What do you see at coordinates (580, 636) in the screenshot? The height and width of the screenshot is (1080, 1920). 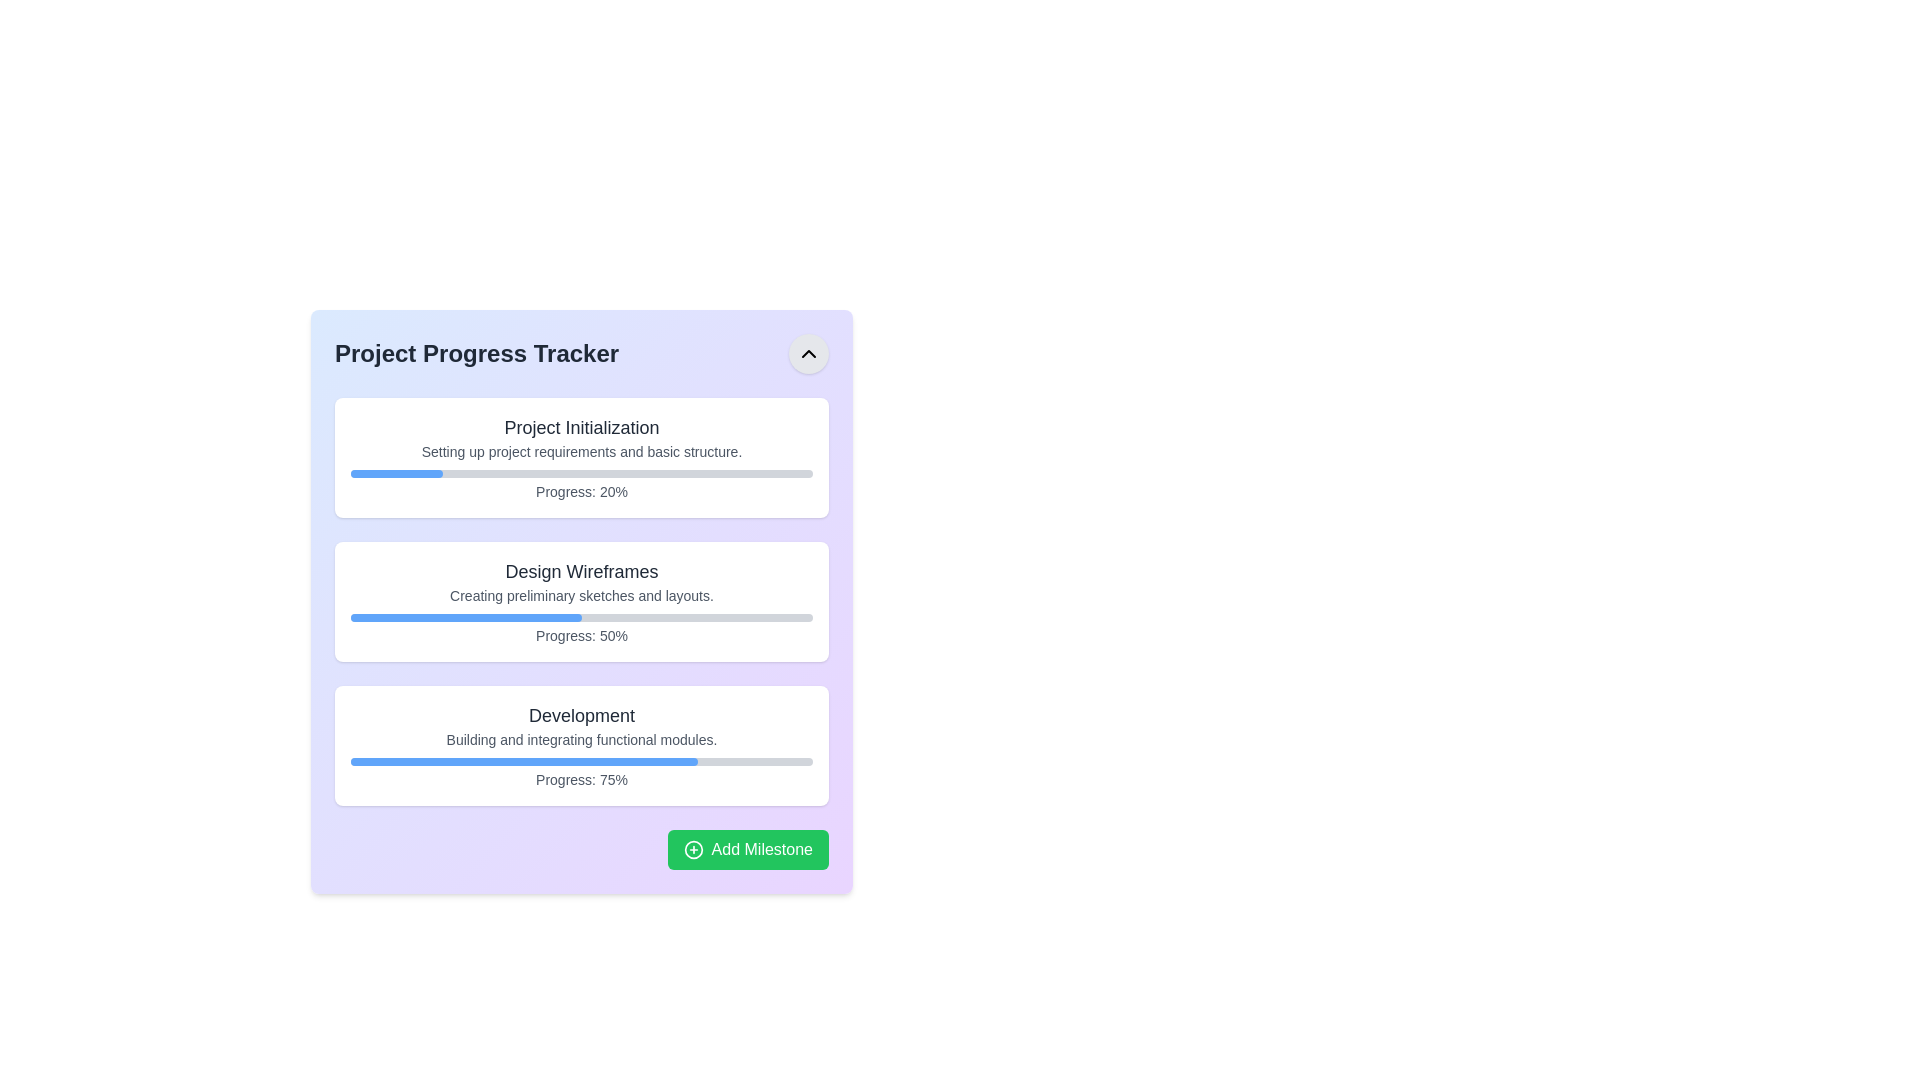 I see `the informational Text label that shows the progress of the 'Design Wireframes' task, located below the progress bar` at bounding box center [580, 636].